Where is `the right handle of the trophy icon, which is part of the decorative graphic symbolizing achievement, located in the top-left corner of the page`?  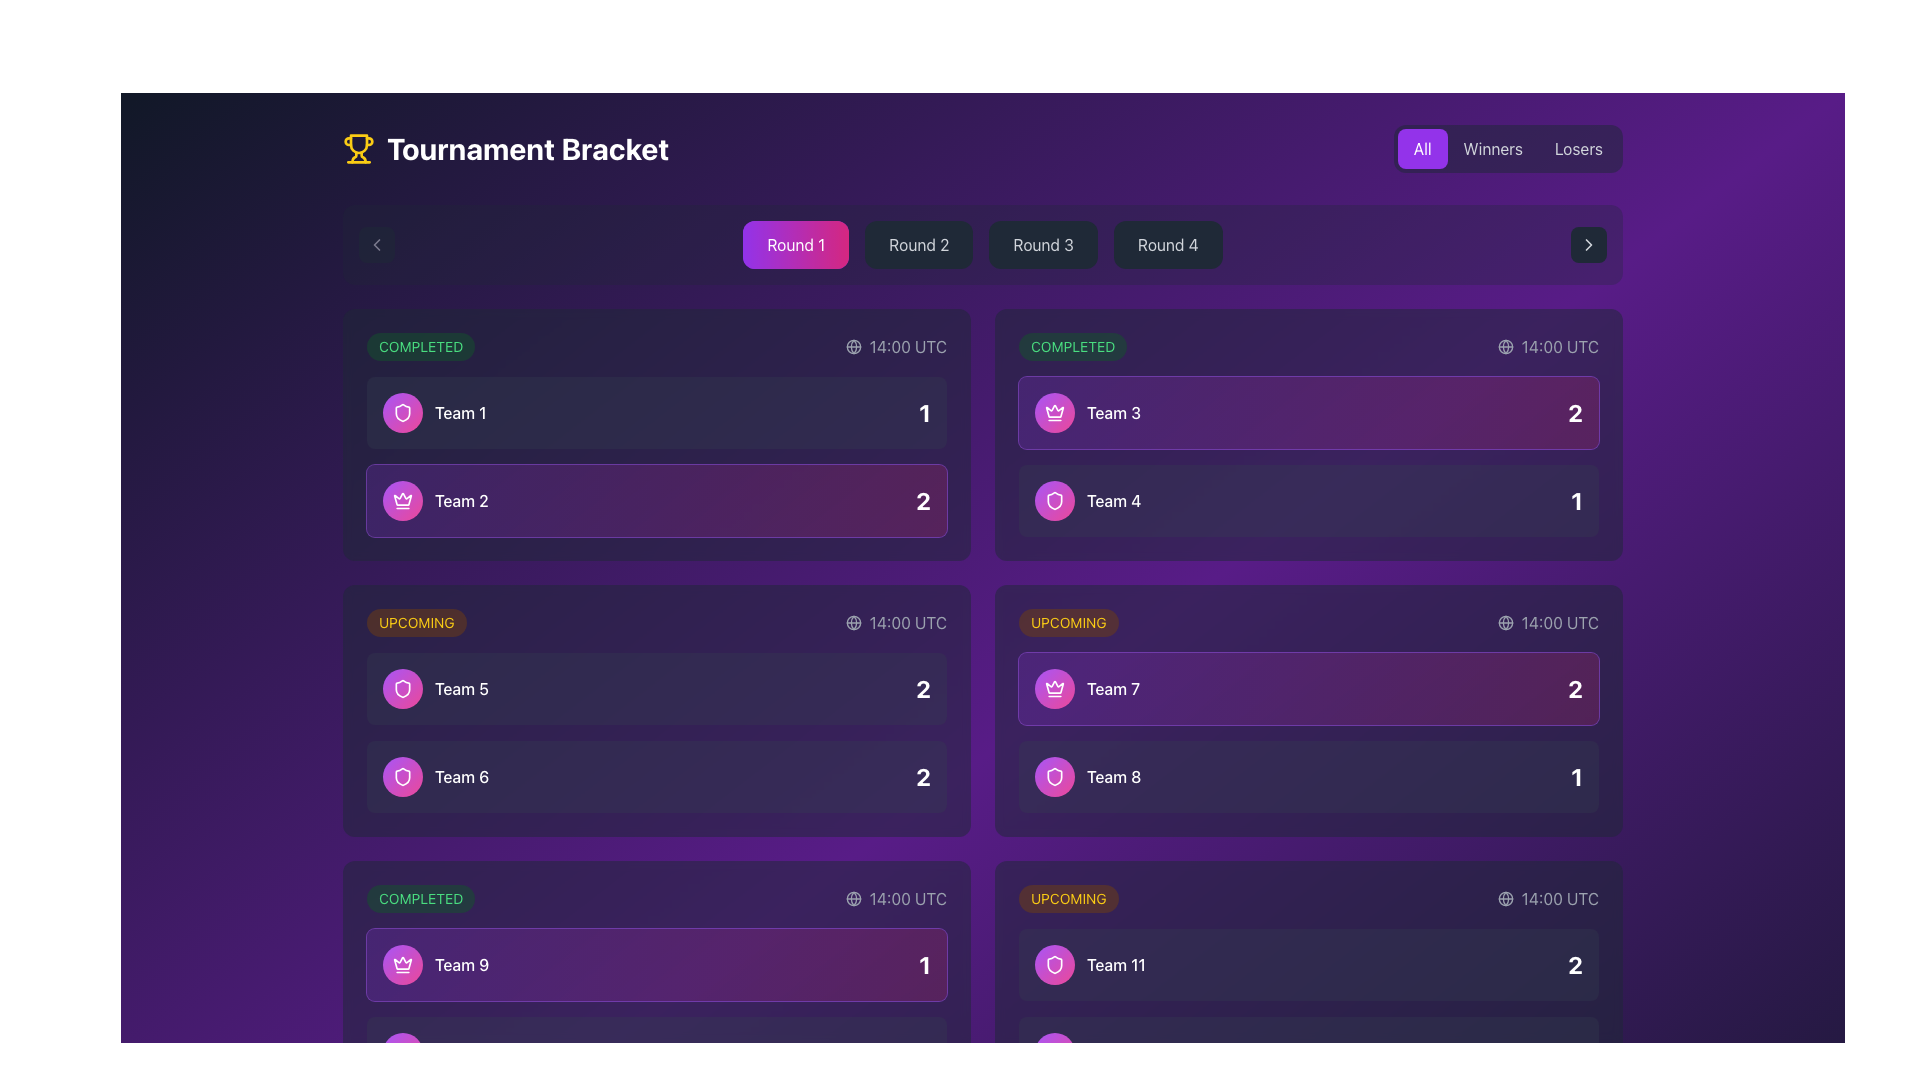 the right handle of the trophy icon, which is part of the decorative graphic symbolizing achievement, located in the top-left corner of the page is located at coordinates (363, 156).